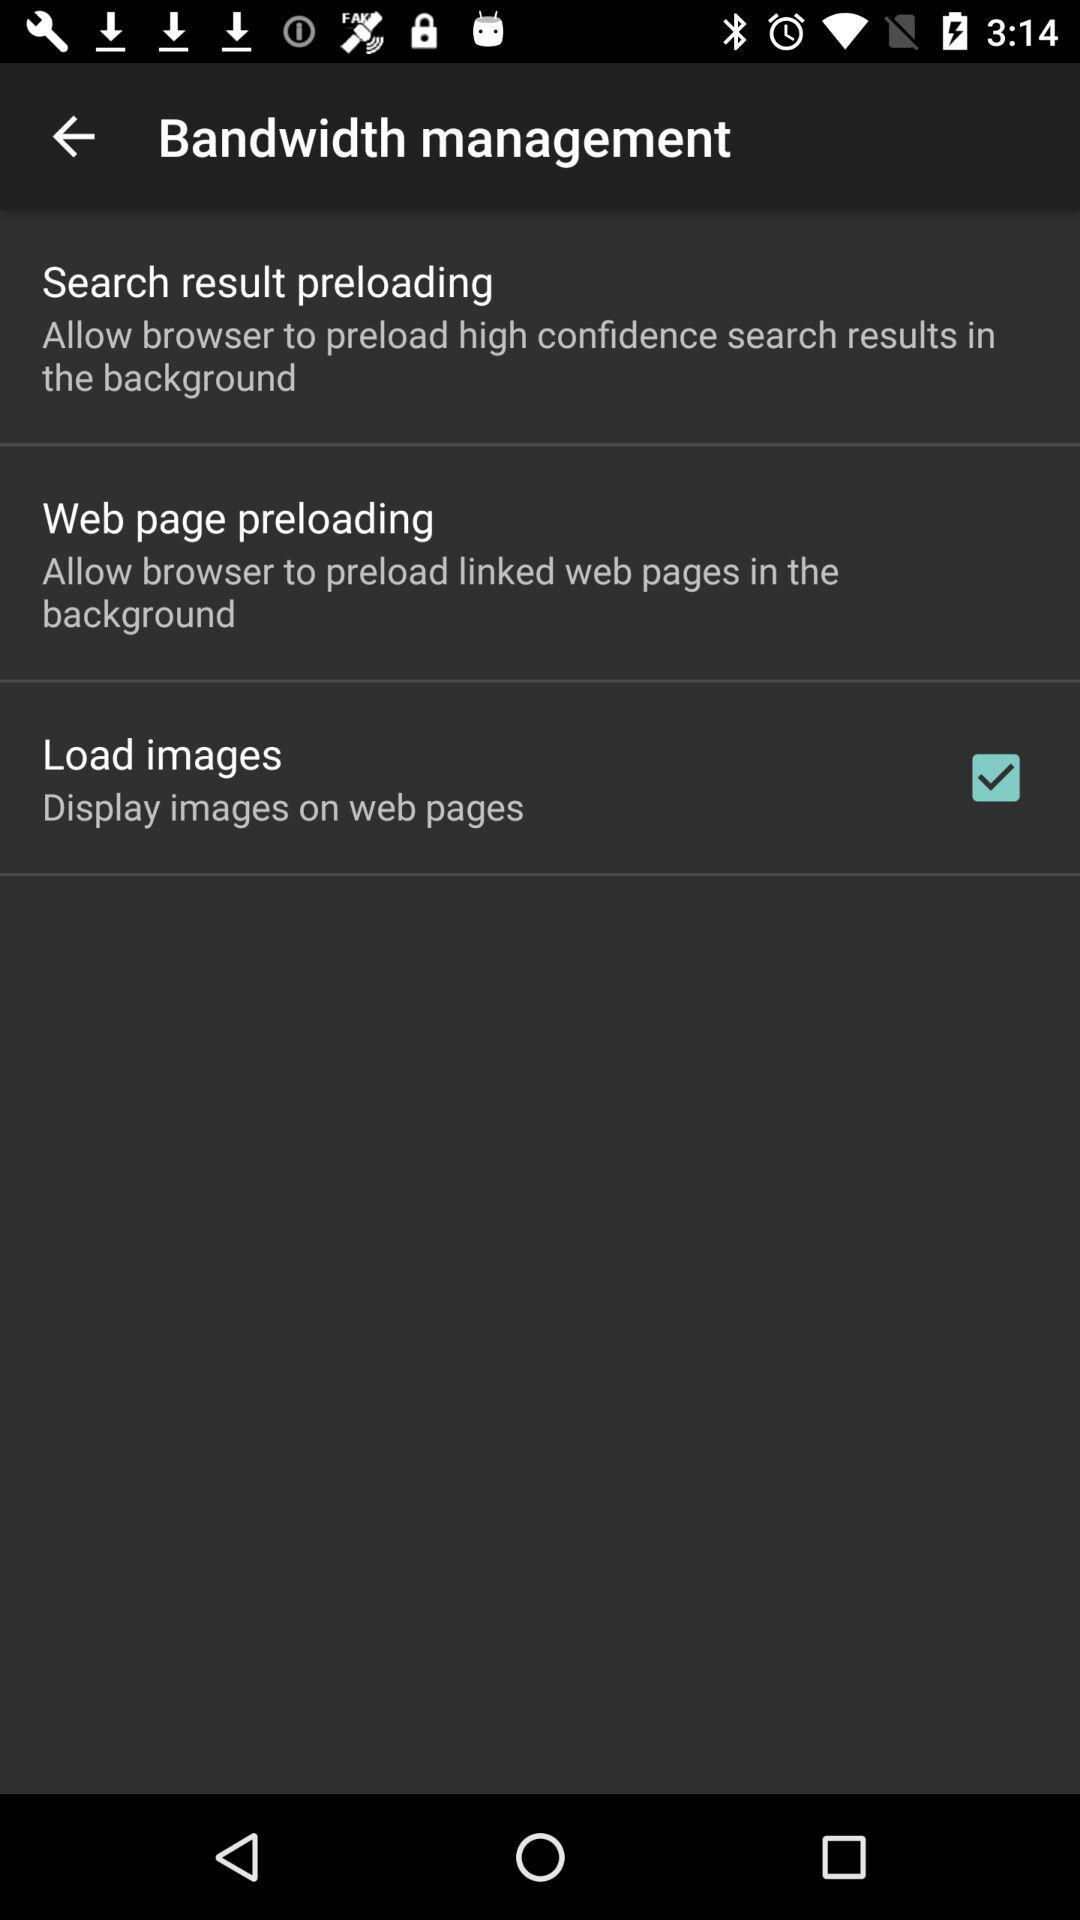 This screenshot has height=1920, width=1080. Describe the element at coordinates (995, 776) in the screenshot. I see `item next to display images on item` at that location.